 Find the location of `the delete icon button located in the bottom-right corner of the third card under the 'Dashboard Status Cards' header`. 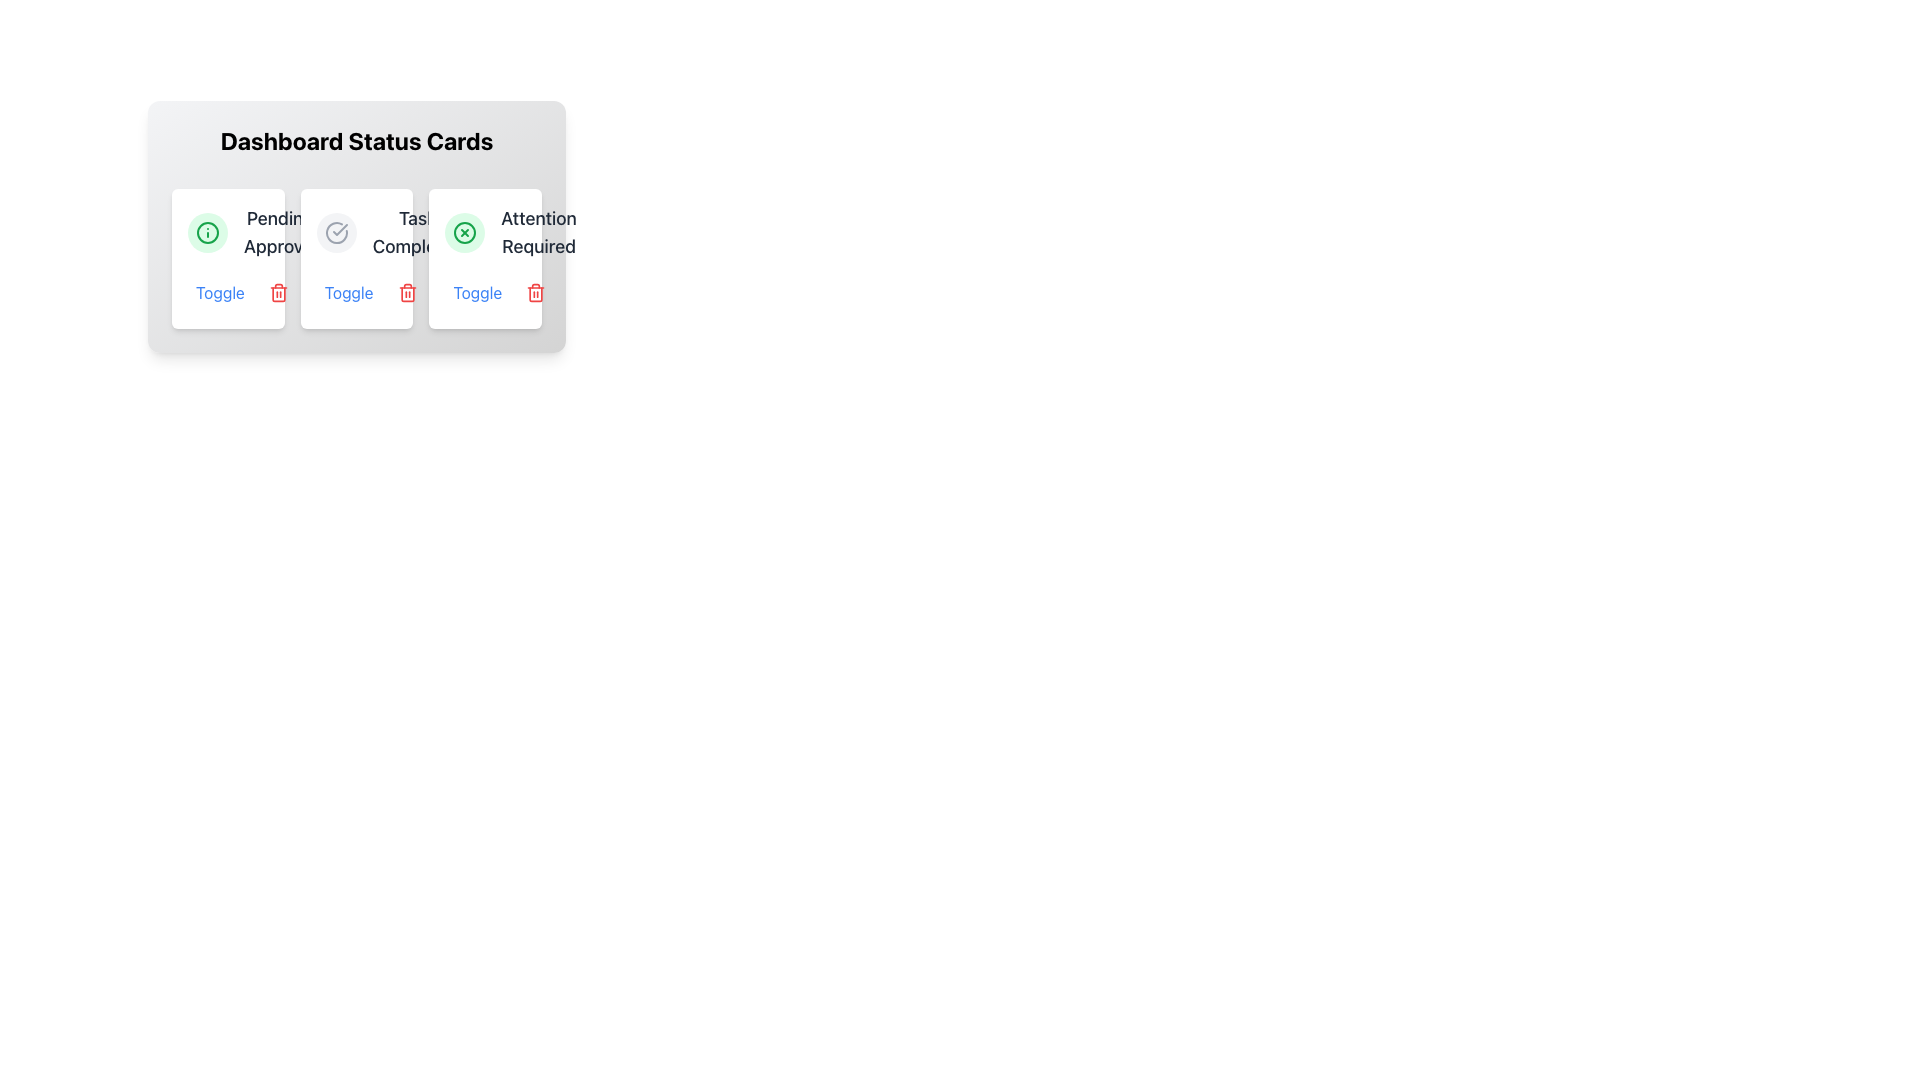

the delete icon button located in the bottom-right corner of the third card under the 'Dashboard Status Cards' header is located at coordinates (536, 294).